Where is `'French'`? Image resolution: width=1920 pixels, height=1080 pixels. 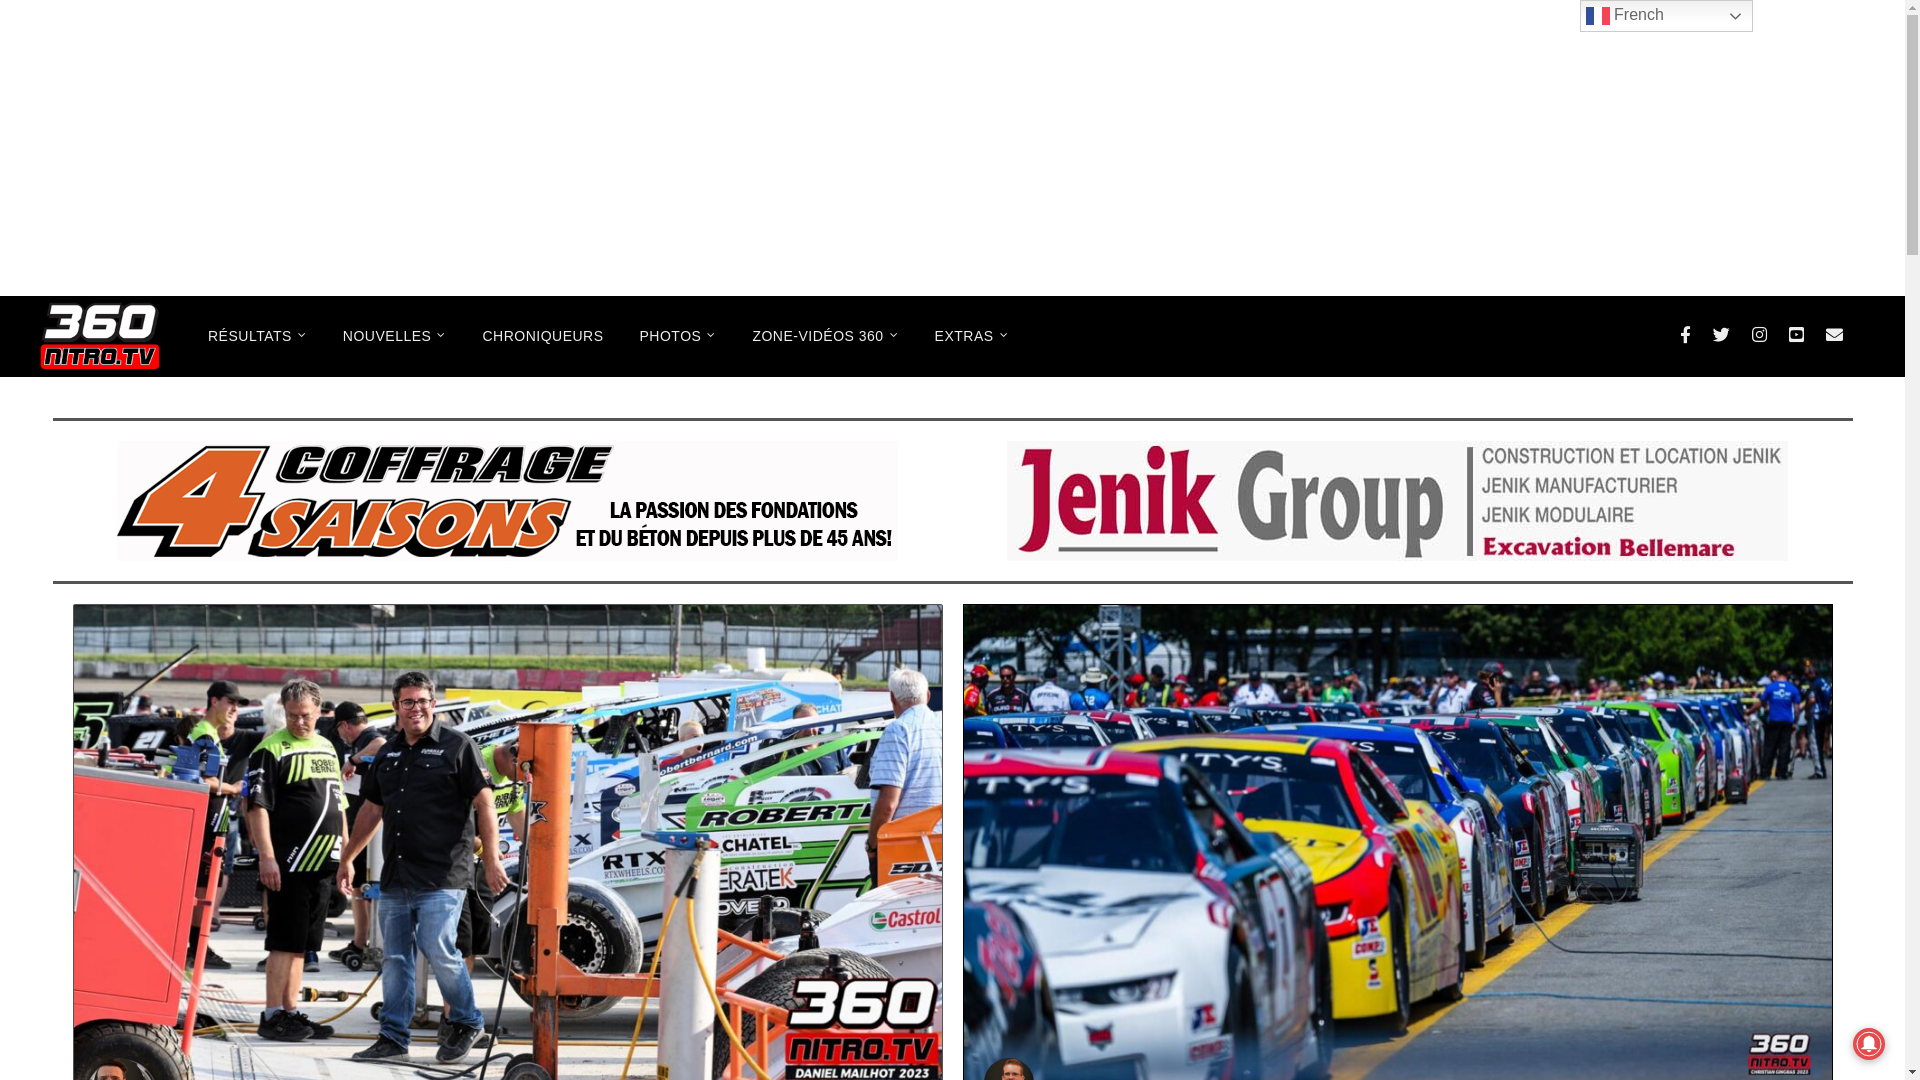 'French' is located at coordinates (1666, 15).